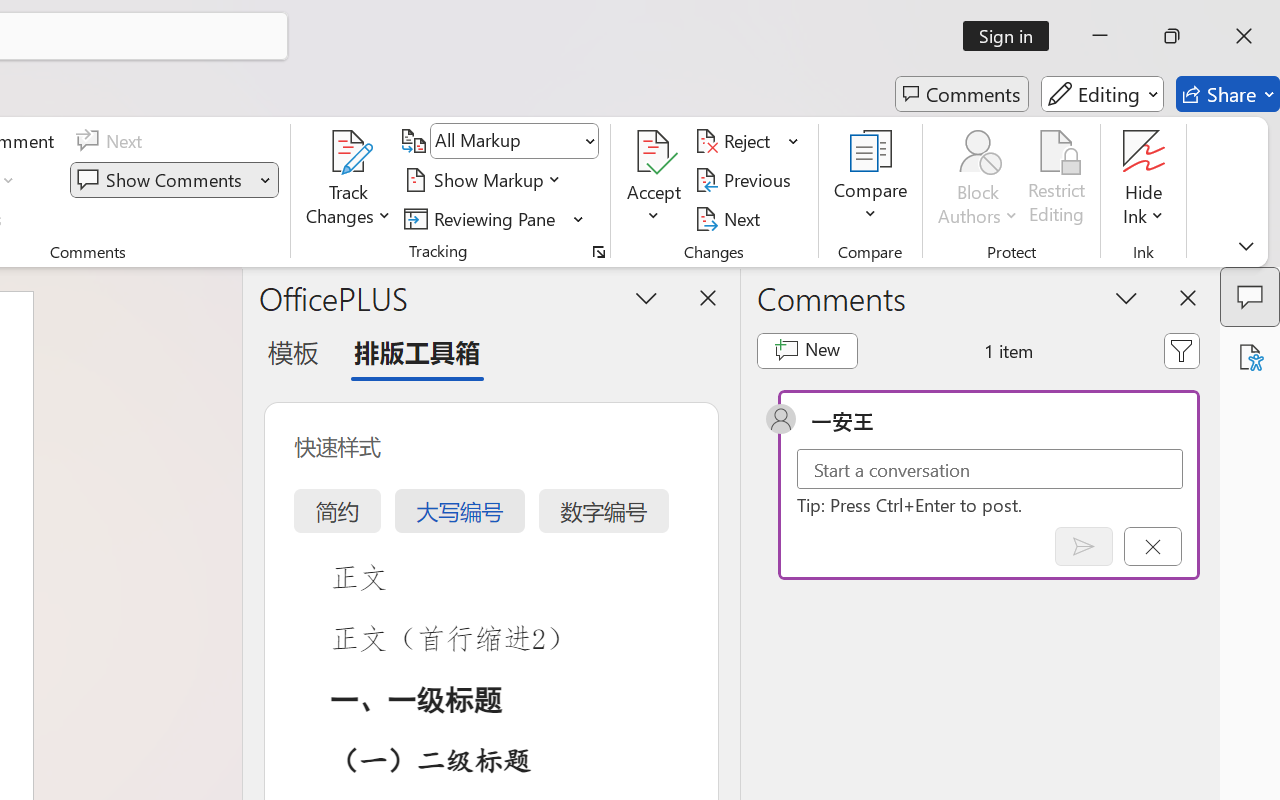 Image resolution: width=1280 pixels, height=800 pixels. I want to click on 'Next', so click(729, 218).